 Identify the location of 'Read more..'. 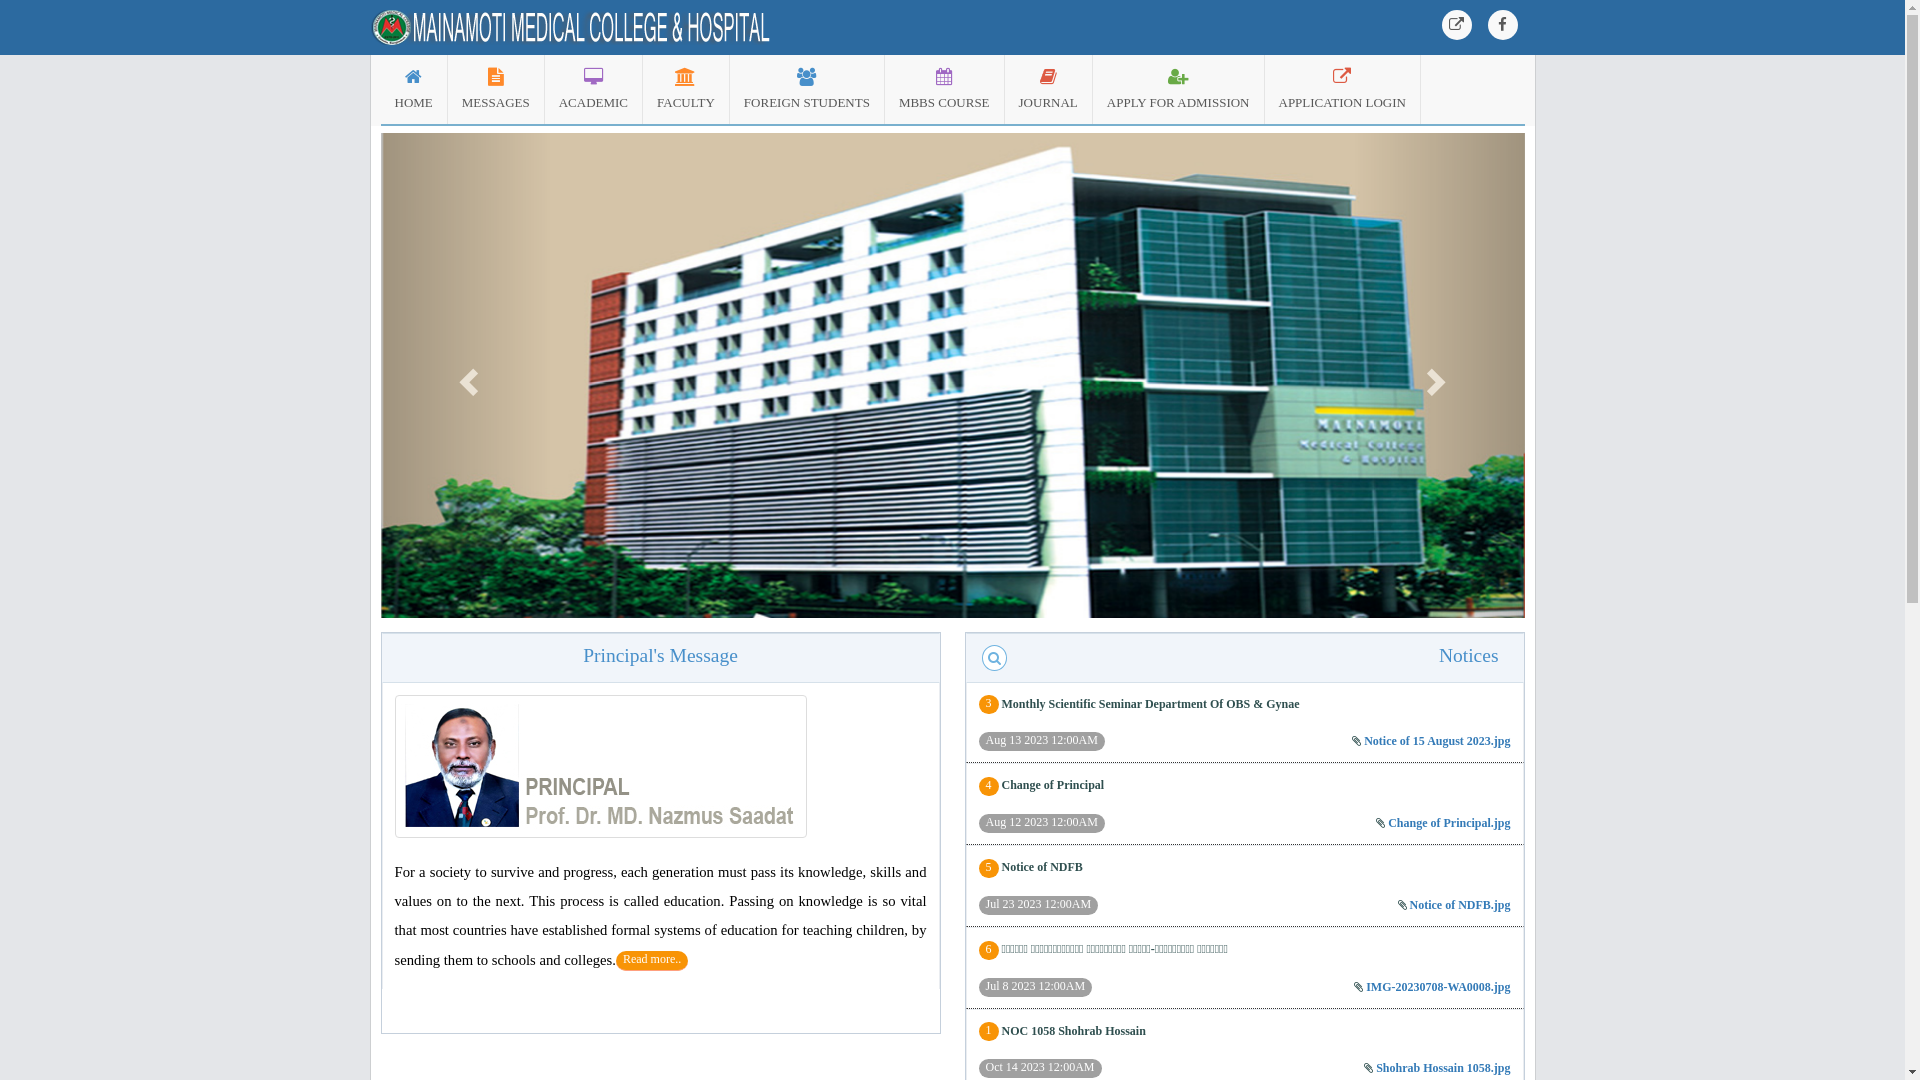
(652, 959).